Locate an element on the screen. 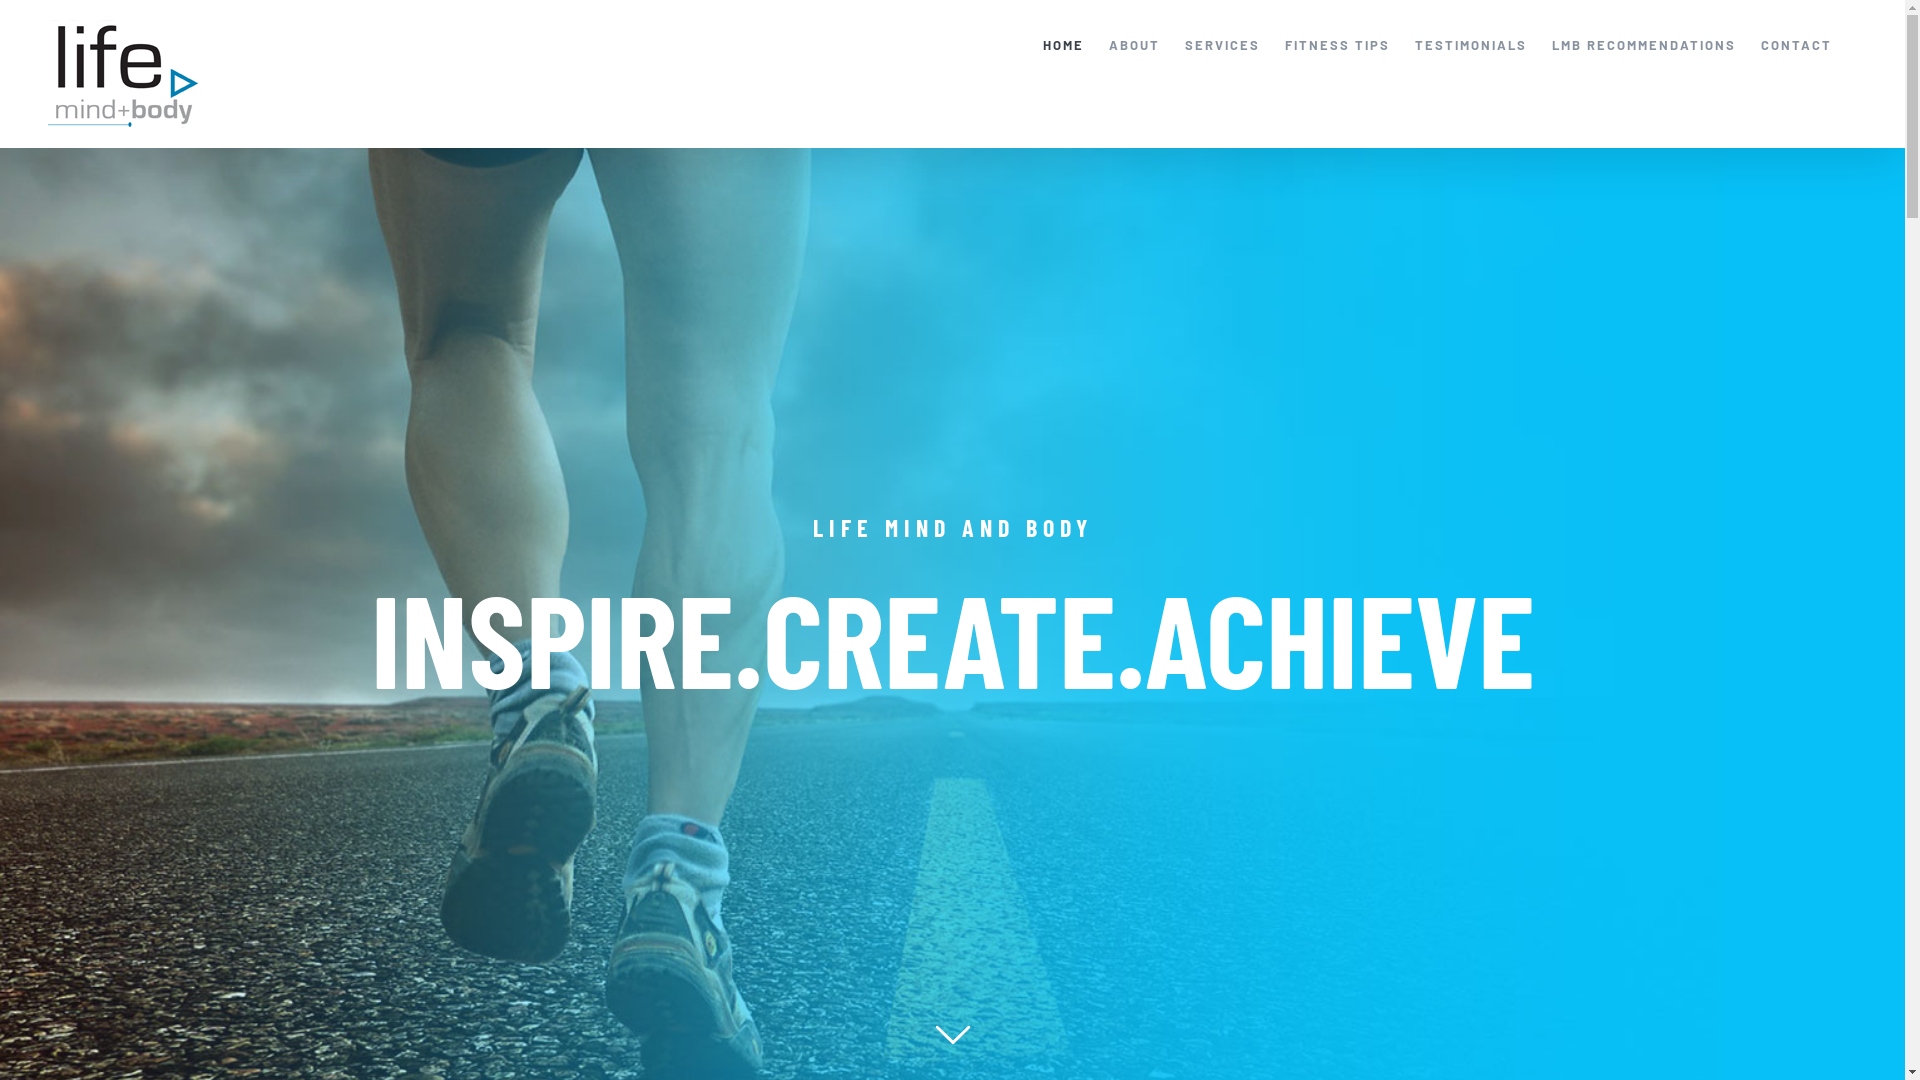  'FITNESS TIPS' is located at coordinates (1285, 45).